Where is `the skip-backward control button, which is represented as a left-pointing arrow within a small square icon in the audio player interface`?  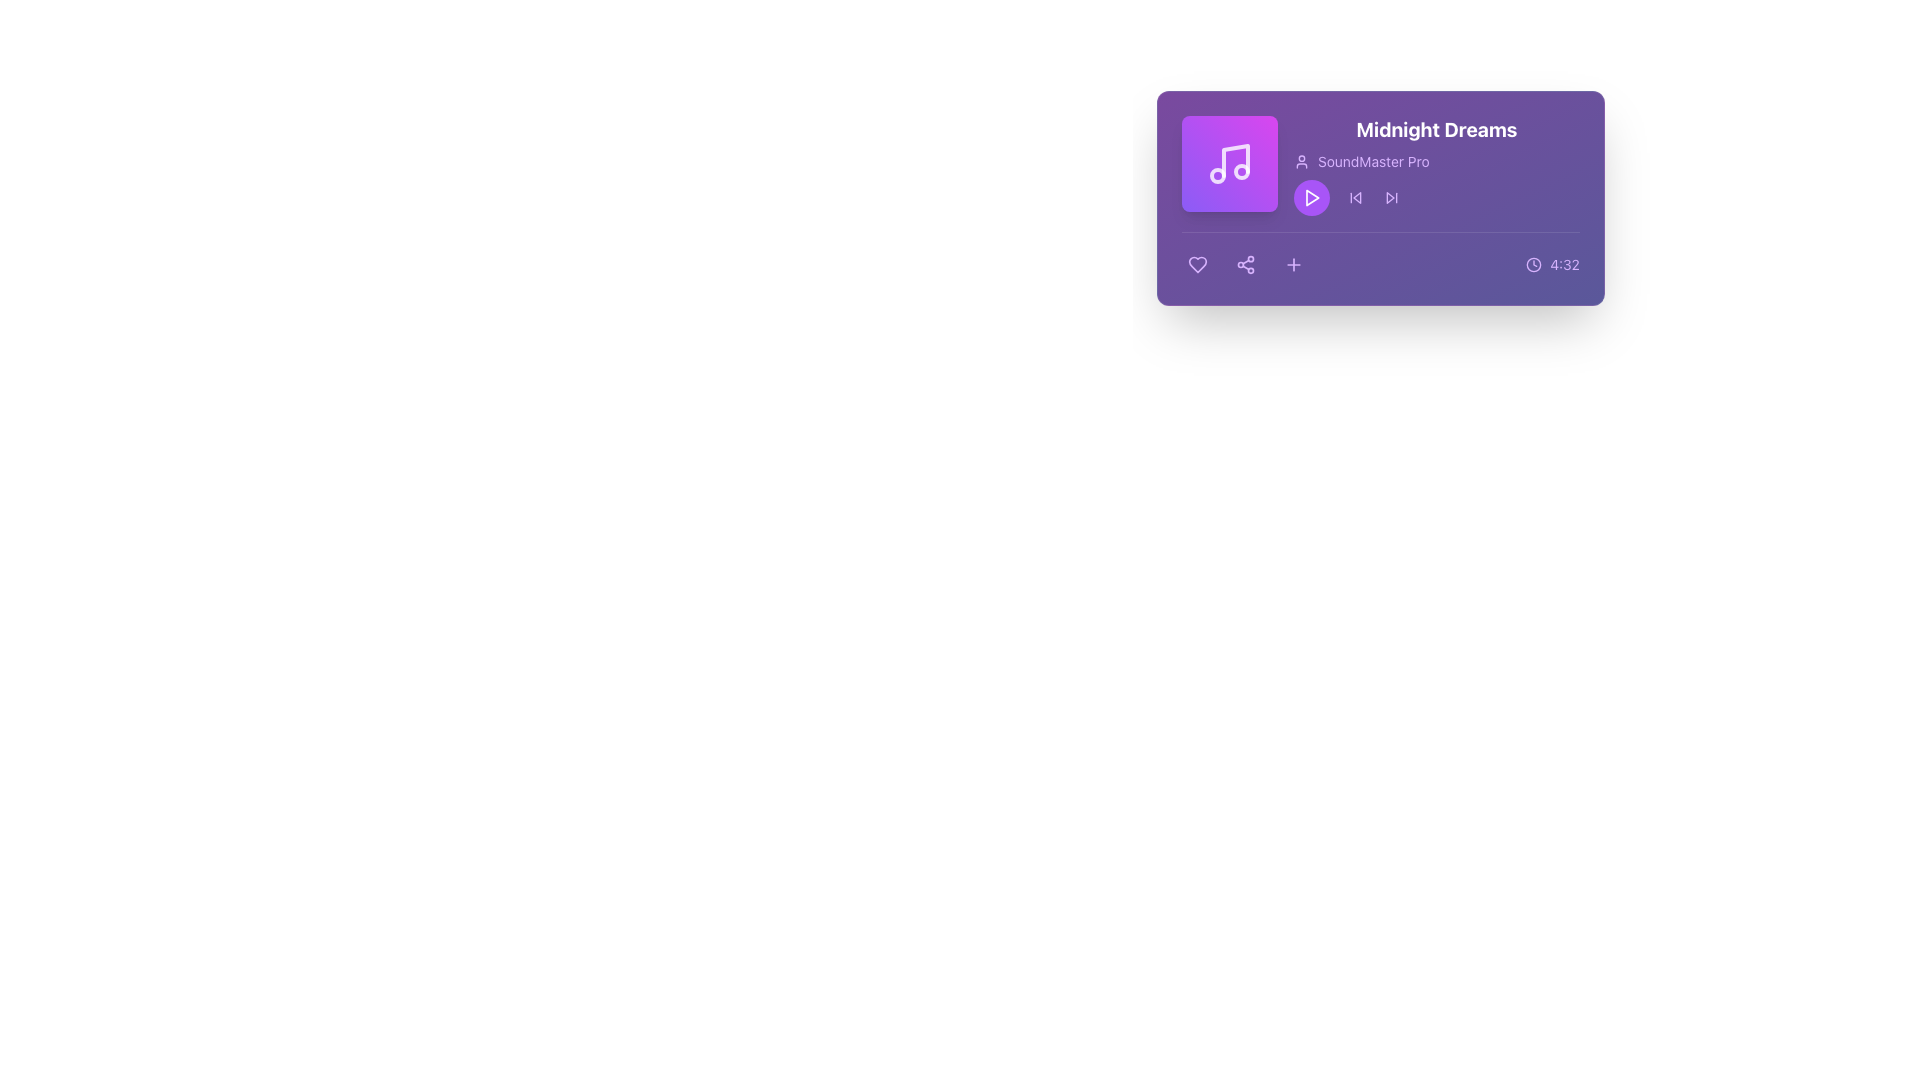 the skip-backward control button, which is represented as a left-pointing arrow within a small square icon in the audio player interface is located at coordinates (1357, 197).